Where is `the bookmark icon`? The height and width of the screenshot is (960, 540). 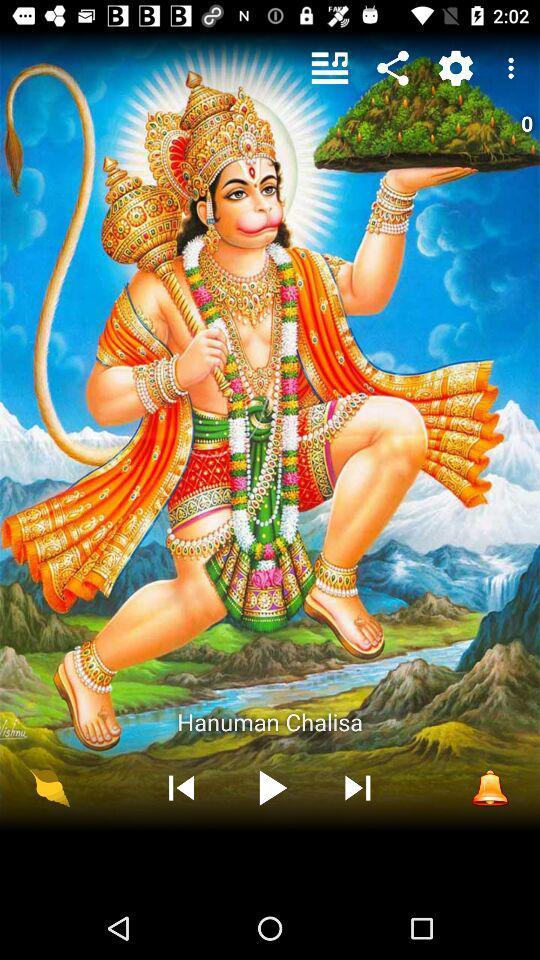
the bookmark icon is located at coordinates (49, 787).